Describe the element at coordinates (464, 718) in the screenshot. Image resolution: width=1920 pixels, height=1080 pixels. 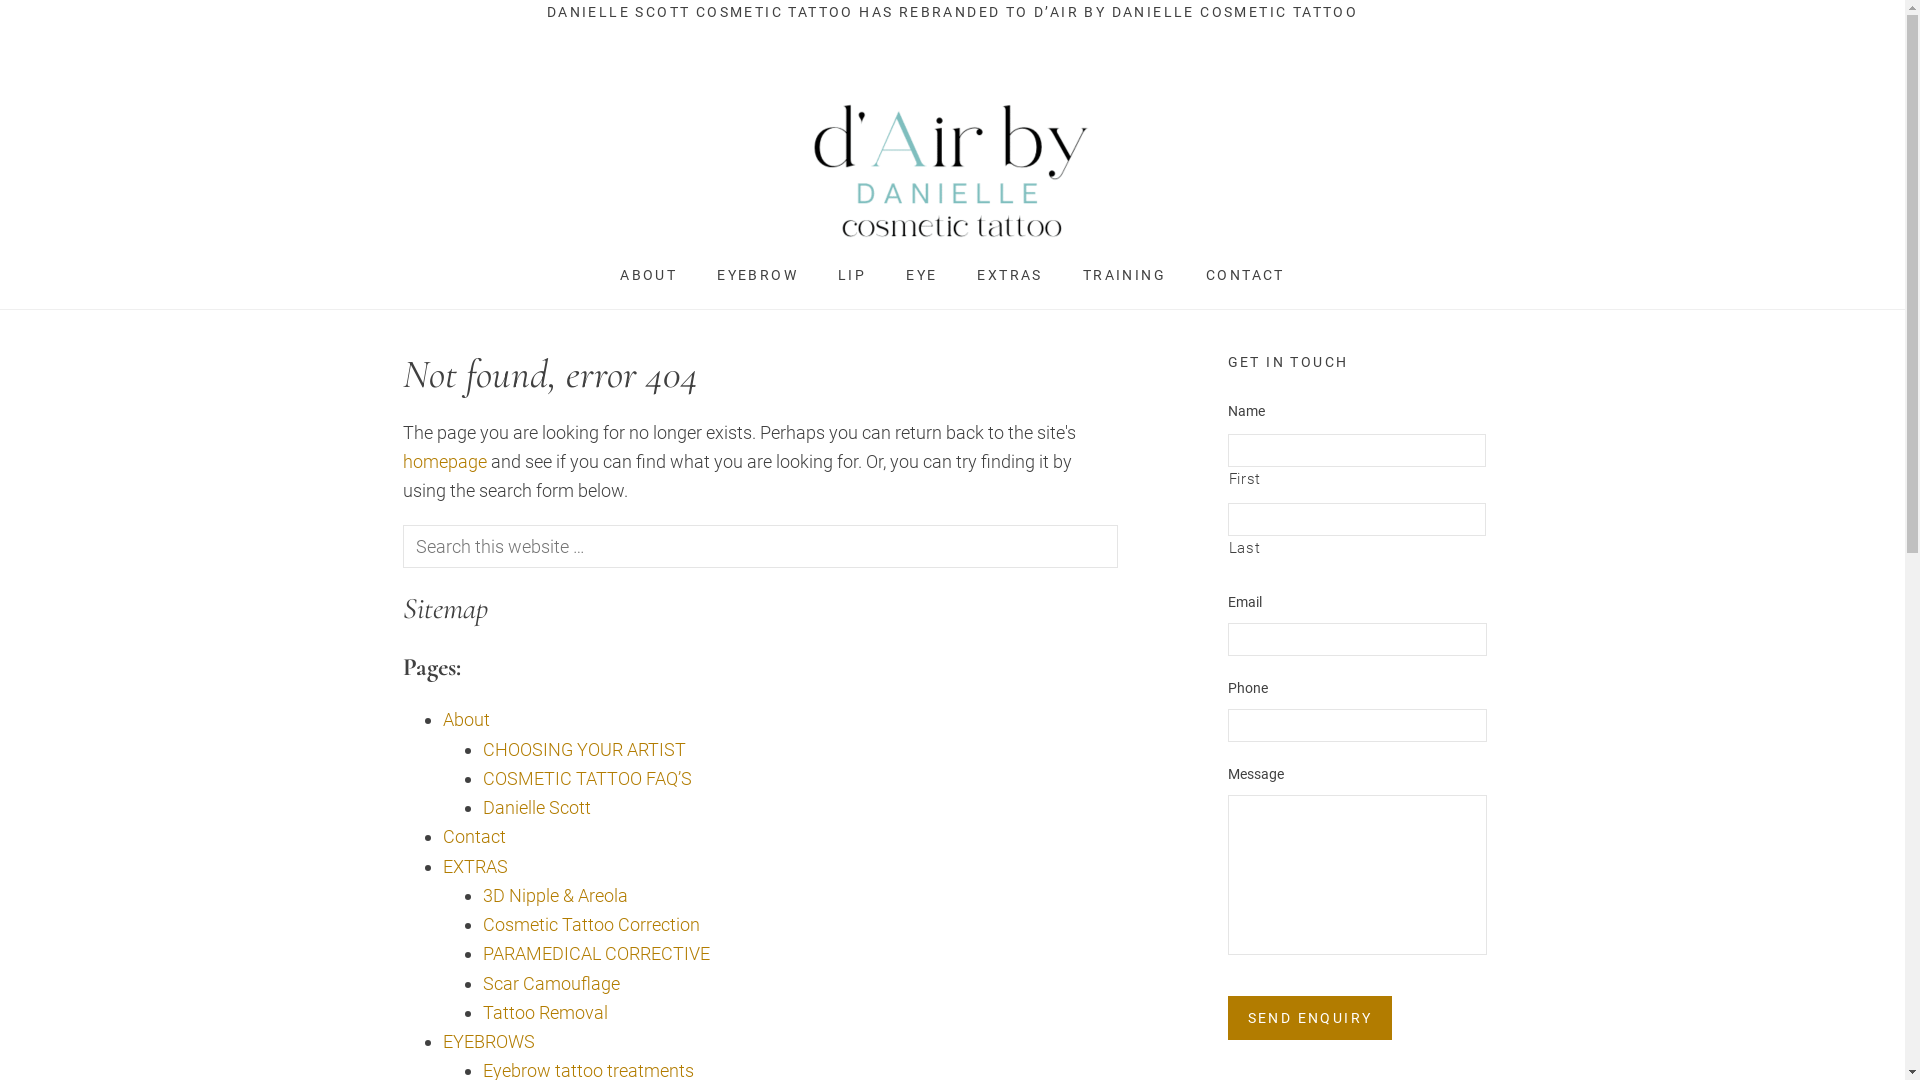
I see `'About'` at that location.